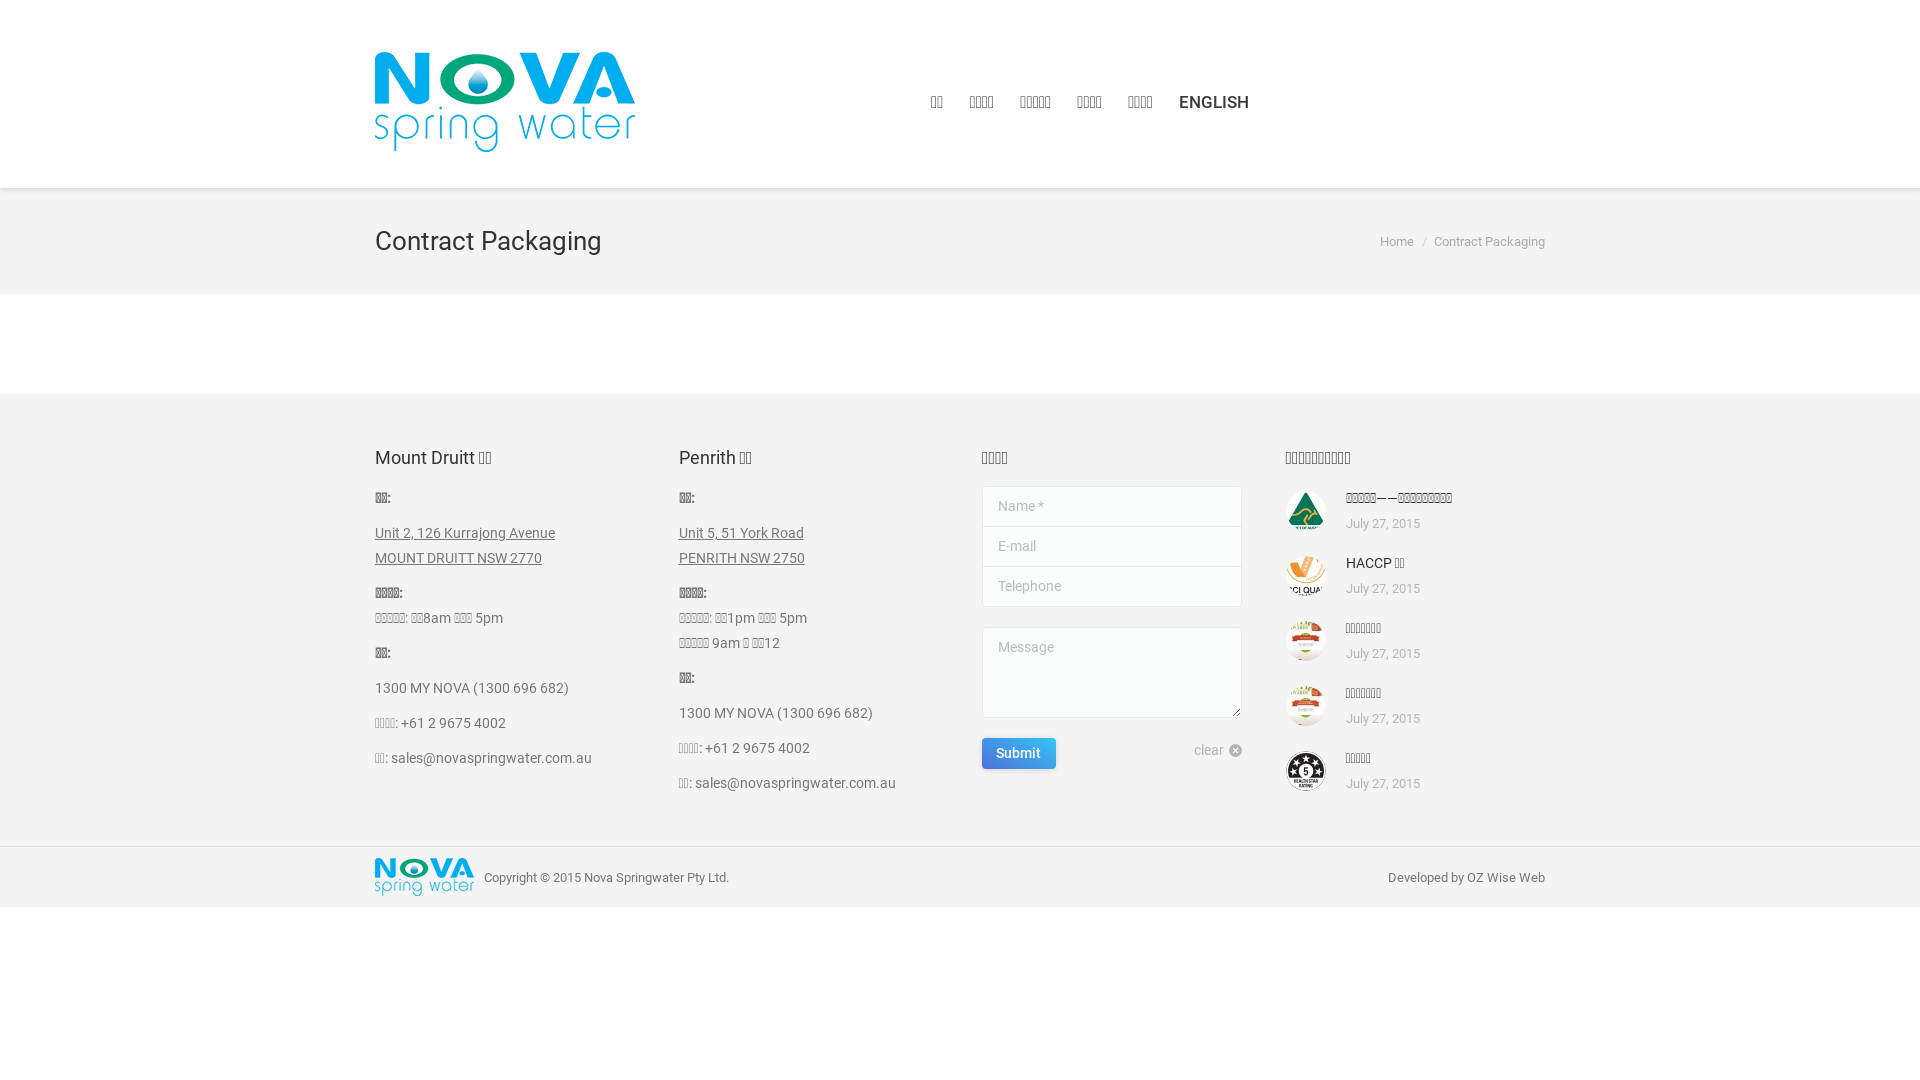 The image size is (1920, 1080). I want to click on 'PENRITH NSW 2750', so click(739, 558).